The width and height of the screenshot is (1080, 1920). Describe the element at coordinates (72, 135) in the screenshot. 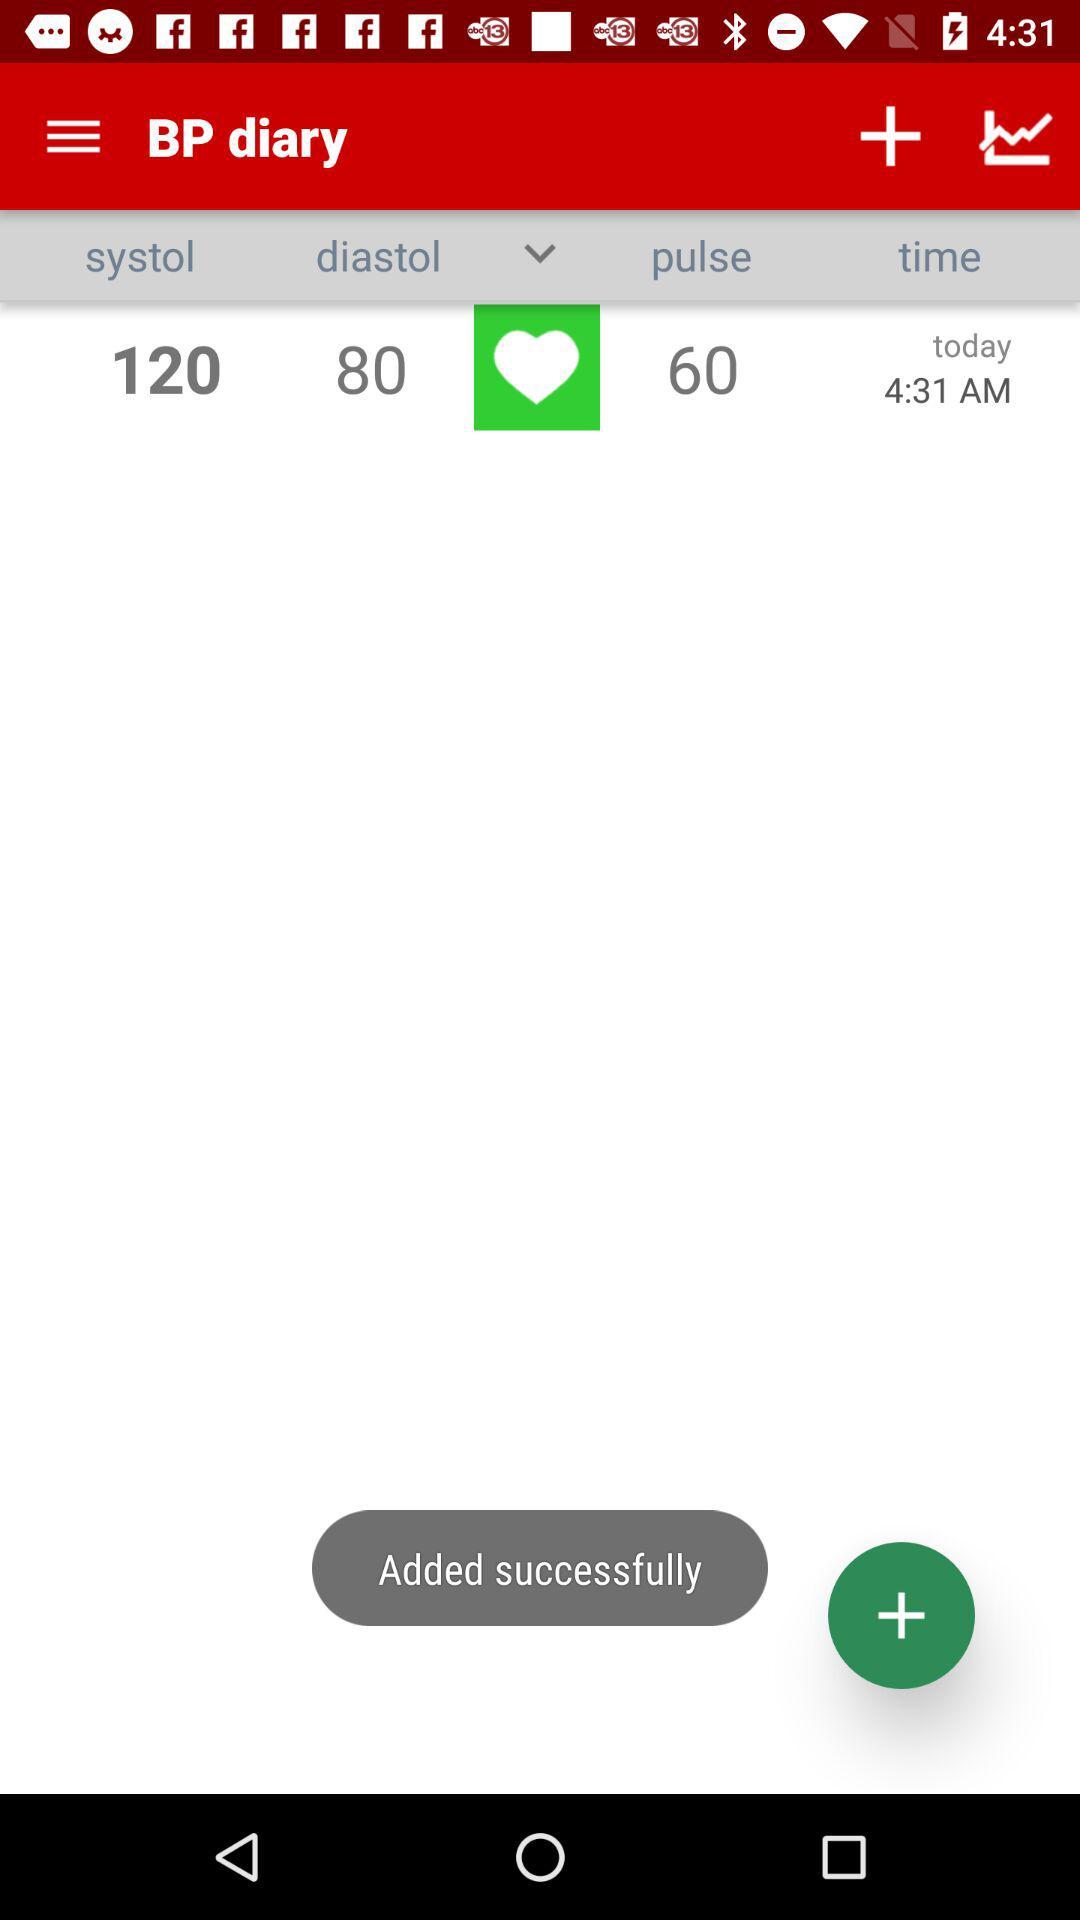

I see `item to the left of bp diary app` at that location.